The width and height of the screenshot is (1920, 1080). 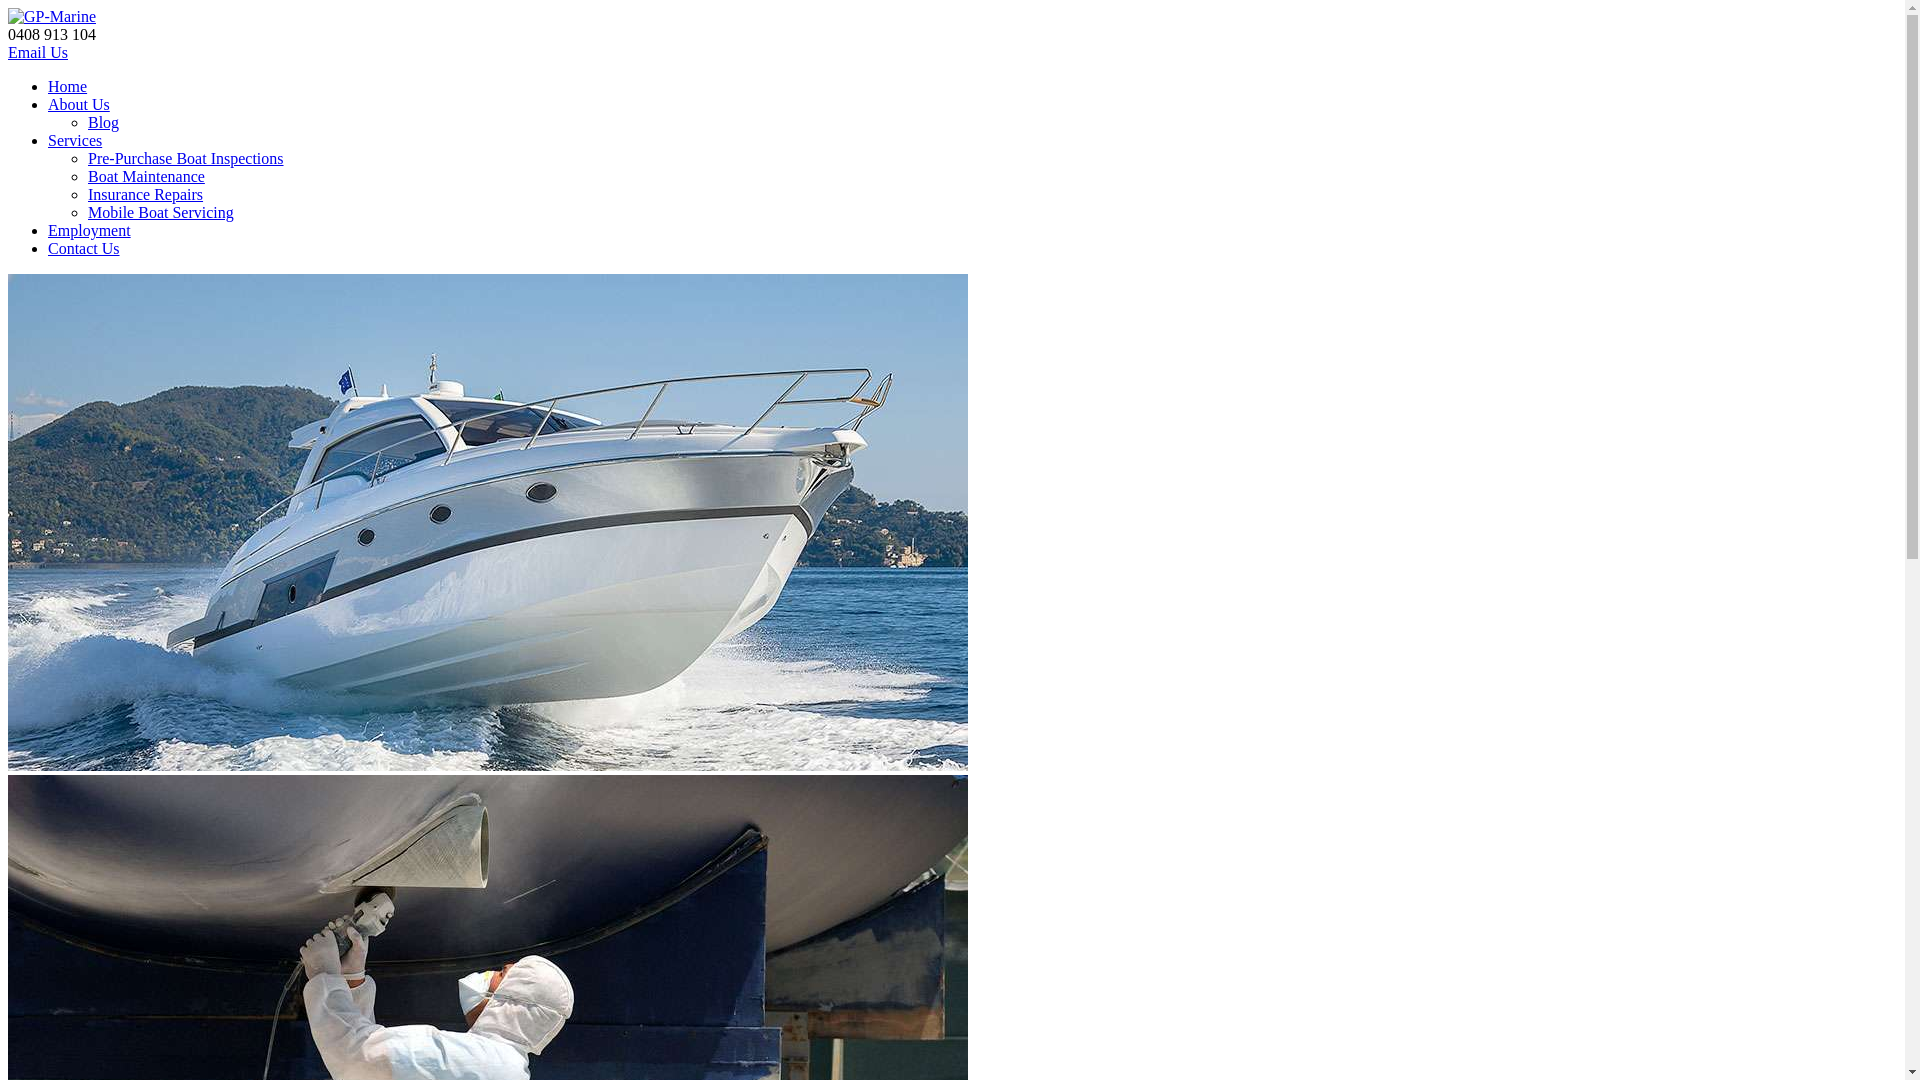 What do you see at coordinates (67, 85) in the screenshot?
I see `'Home'` at bounding box center [67, 85].